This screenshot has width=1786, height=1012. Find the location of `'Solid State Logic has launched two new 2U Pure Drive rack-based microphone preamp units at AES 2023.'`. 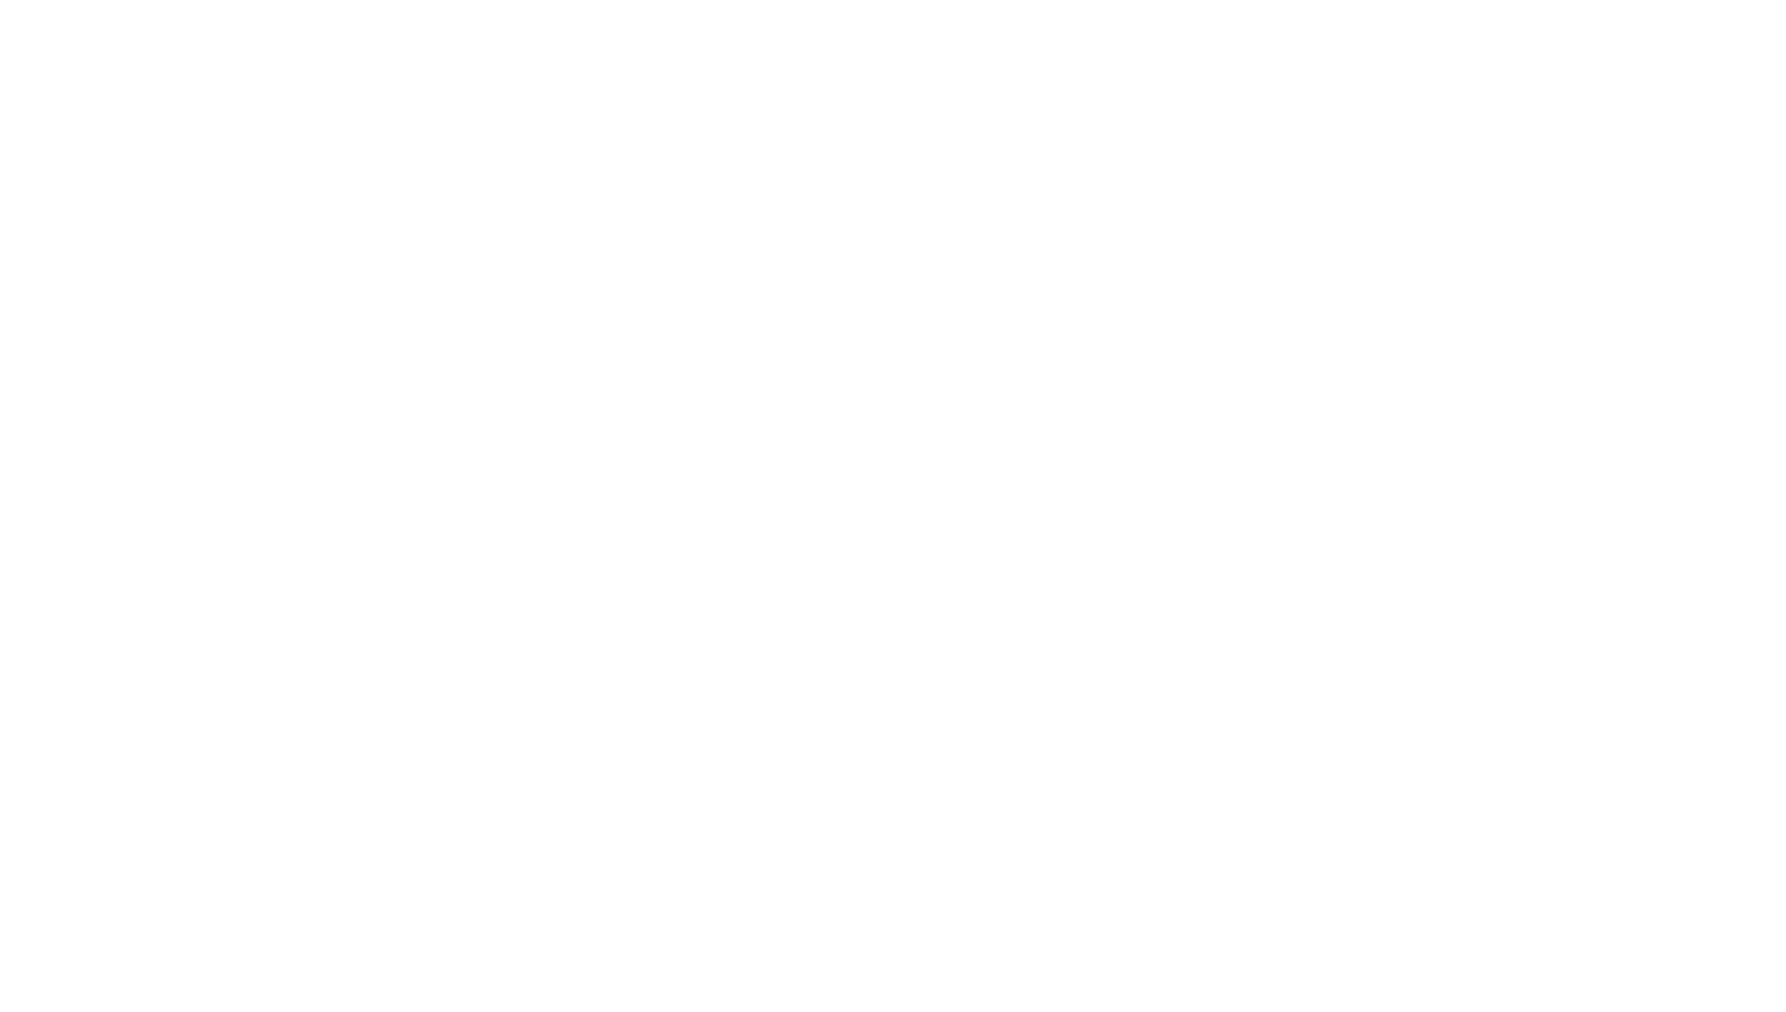

'Solid State Logic has launched two new 2U Pure Drive rack-based microphone preamp units at AES 2023.' is located at coordinates (806, 420).